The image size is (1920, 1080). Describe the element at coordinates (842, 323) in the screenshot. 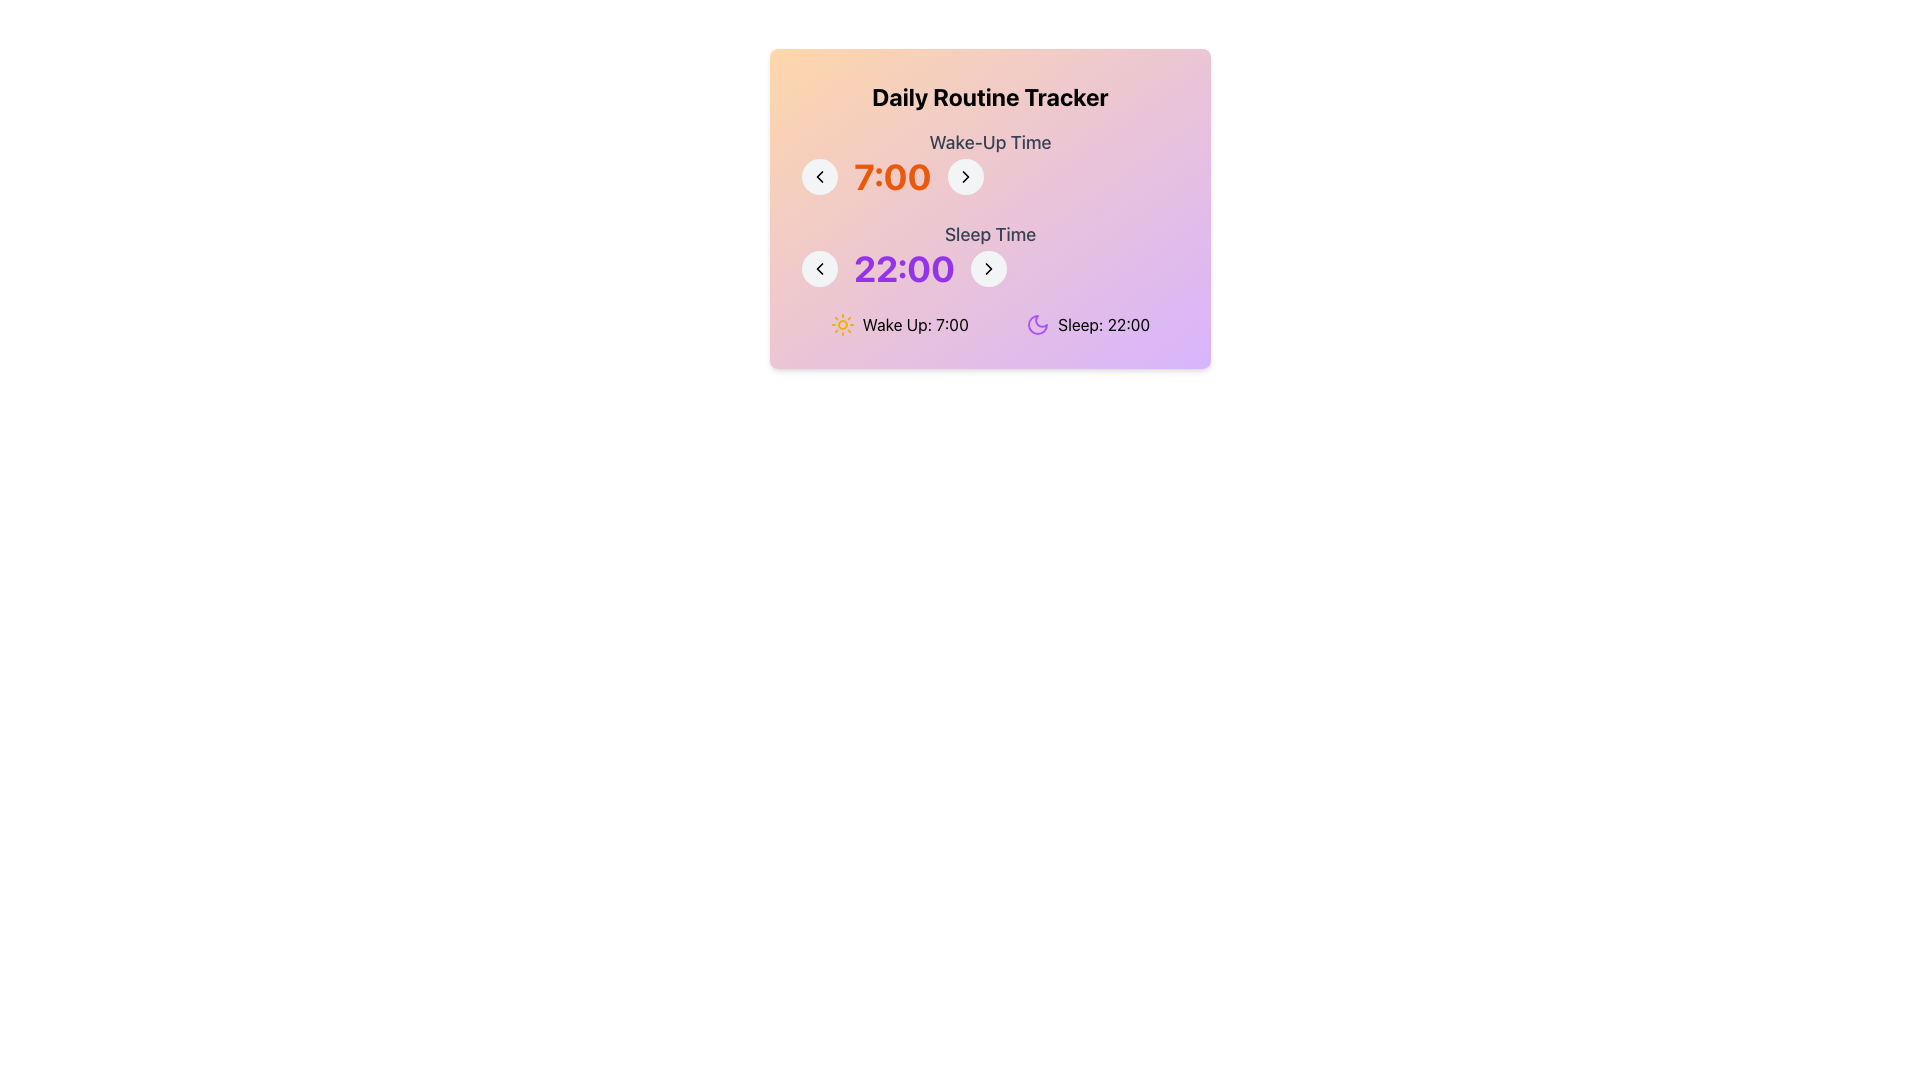

I see `the Decorative sun icon, which is bright yellow with eight rays, located to the left of the text 'Wake Up: 7:00'` at that location.